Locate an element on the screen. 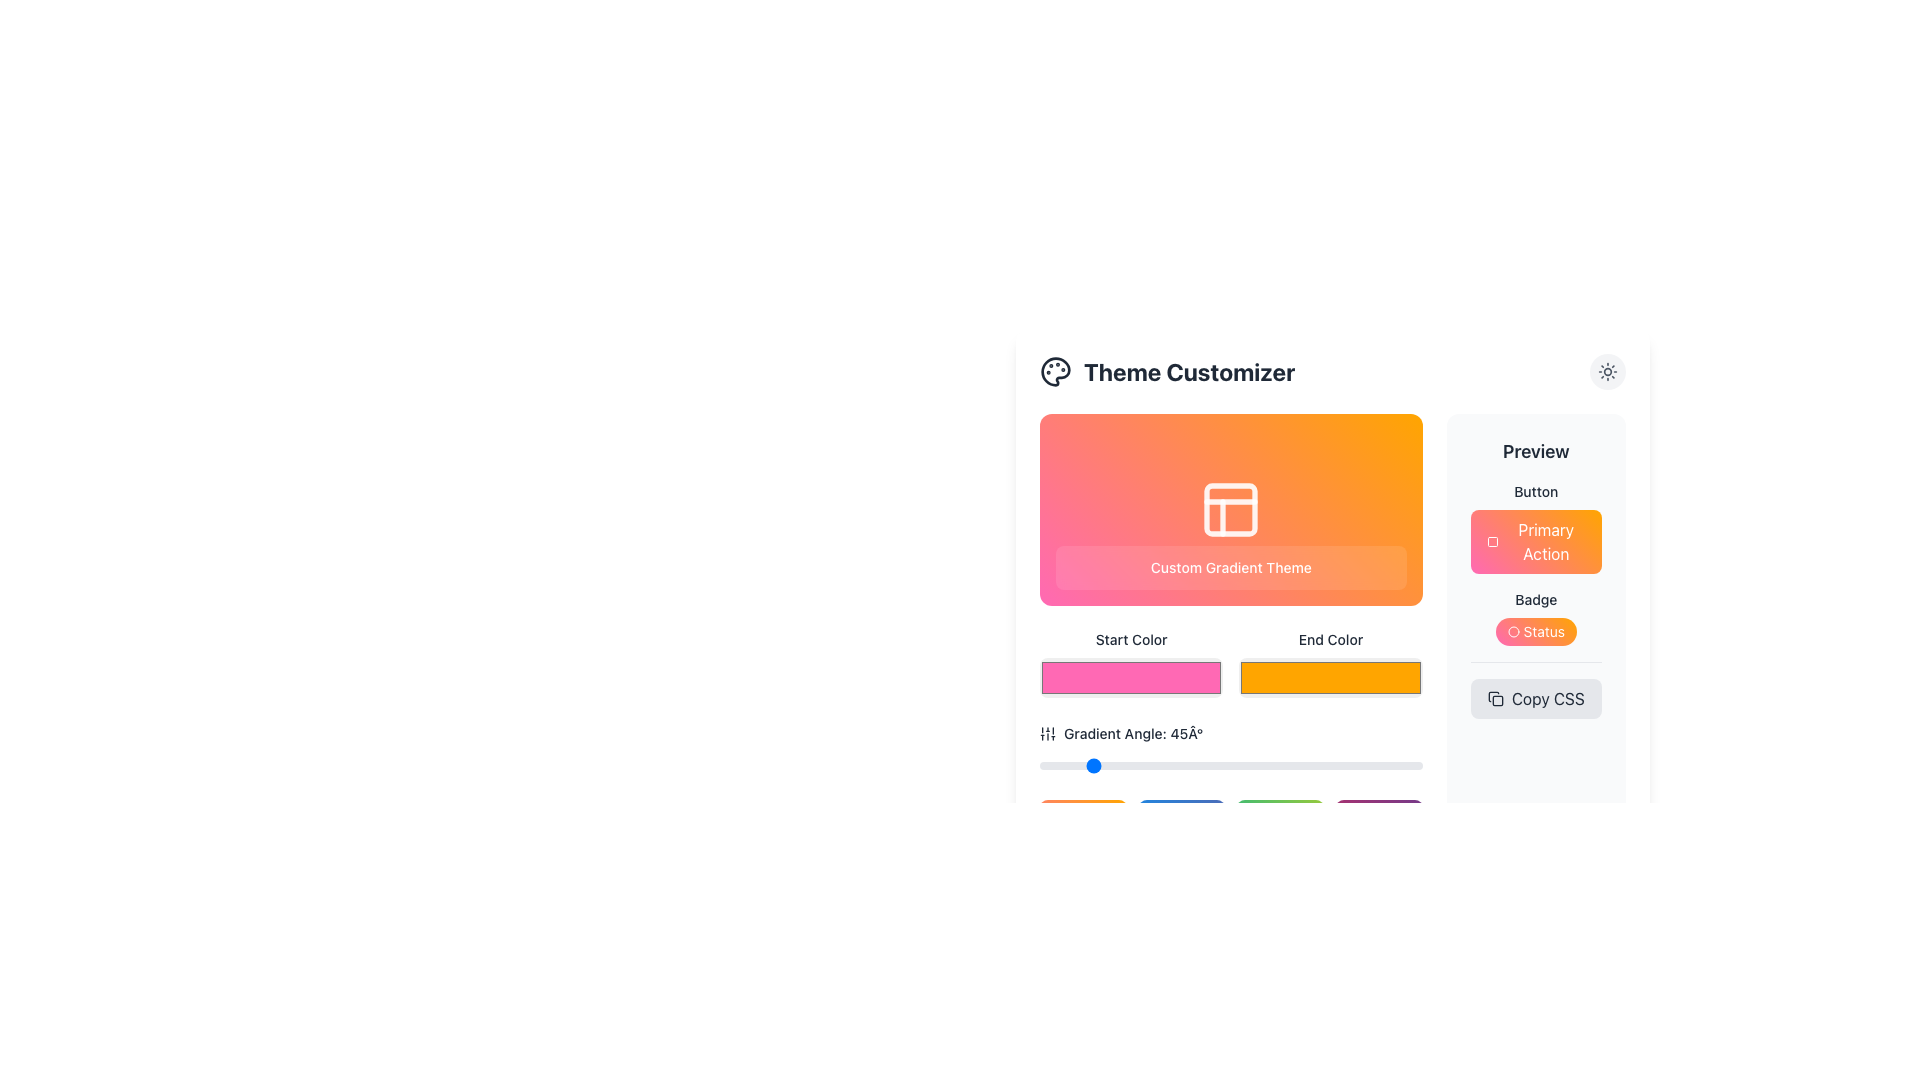 This screenshot has height=1080, width=1920. the gradient angle slider is located at coordinates (1322, 765).